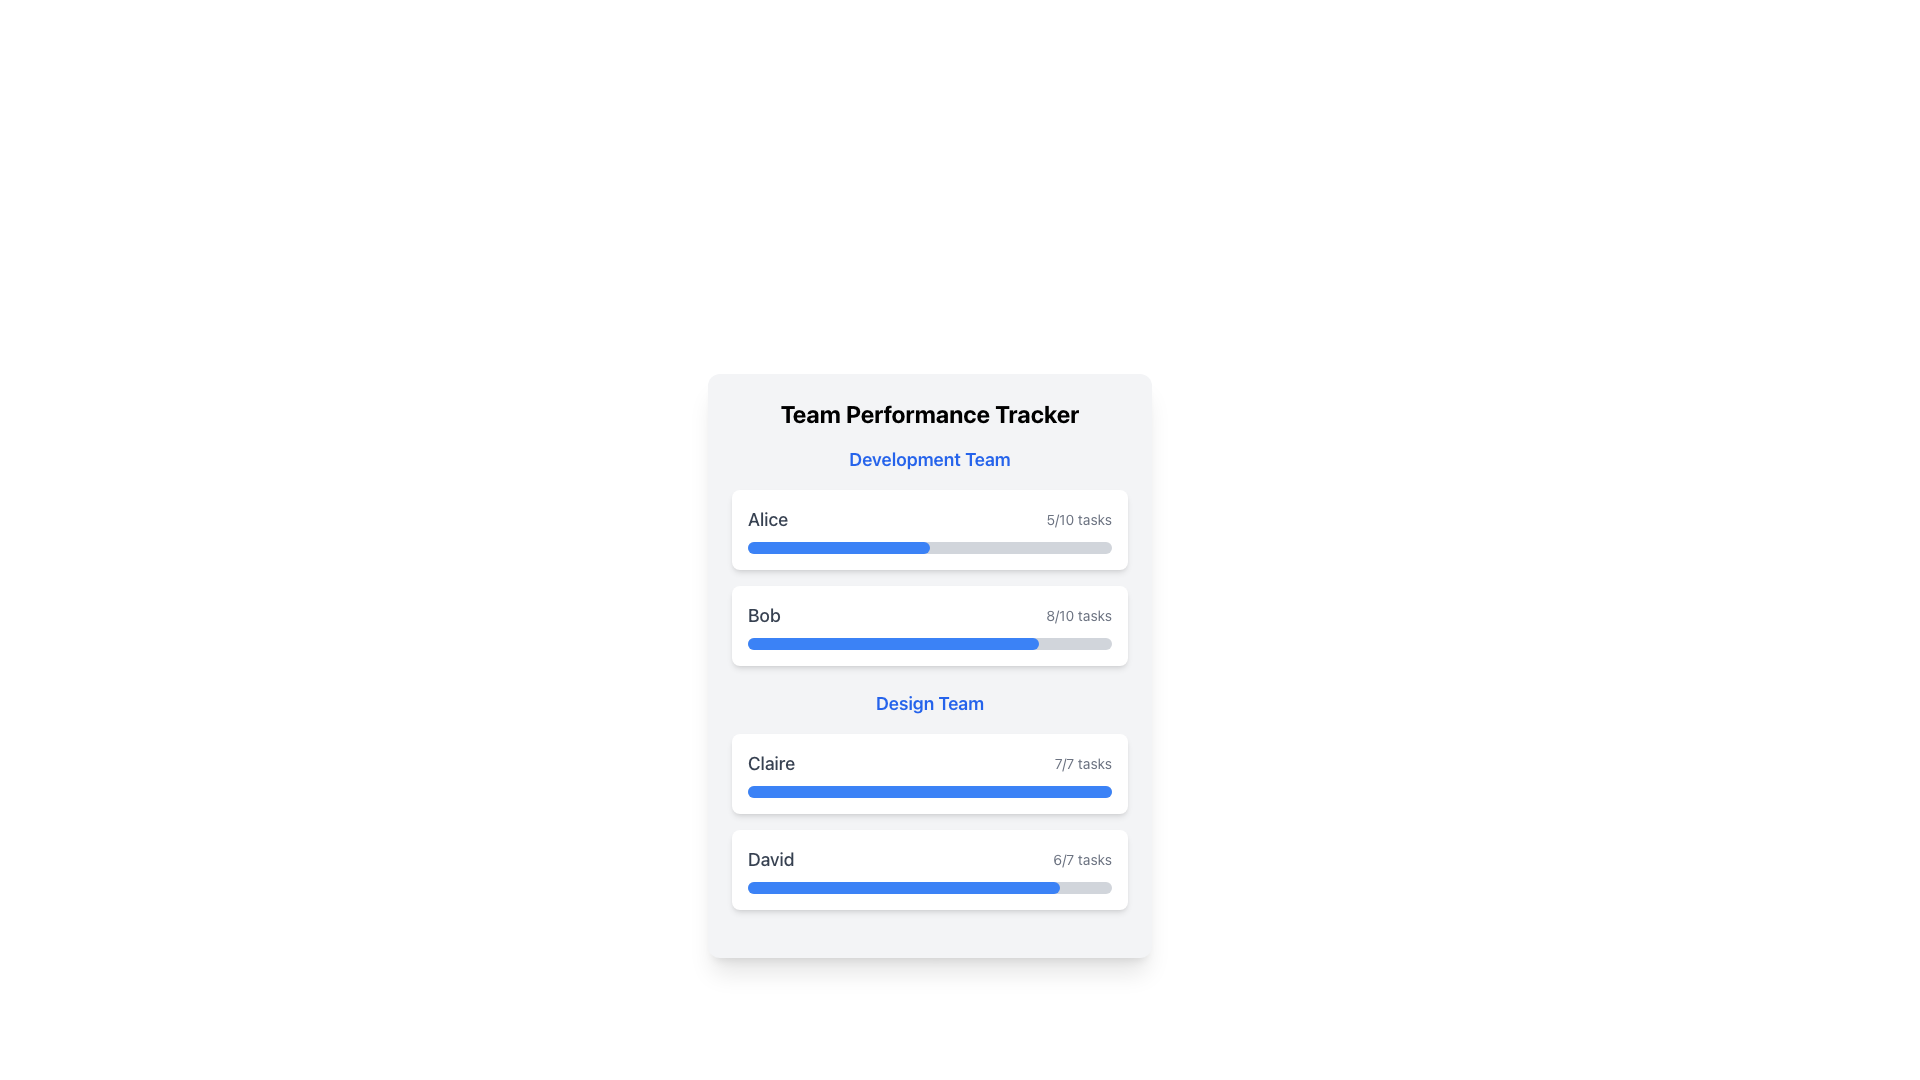 The height and width of the screenshot is (1080, 1920). What do you see at coordinates (770, 763) in the screenshot?
I see `the text element displaying the name 'Claire', which is styled in gray and aligned to the left in the 'Design Team' section` at bounding box center [770, 763].